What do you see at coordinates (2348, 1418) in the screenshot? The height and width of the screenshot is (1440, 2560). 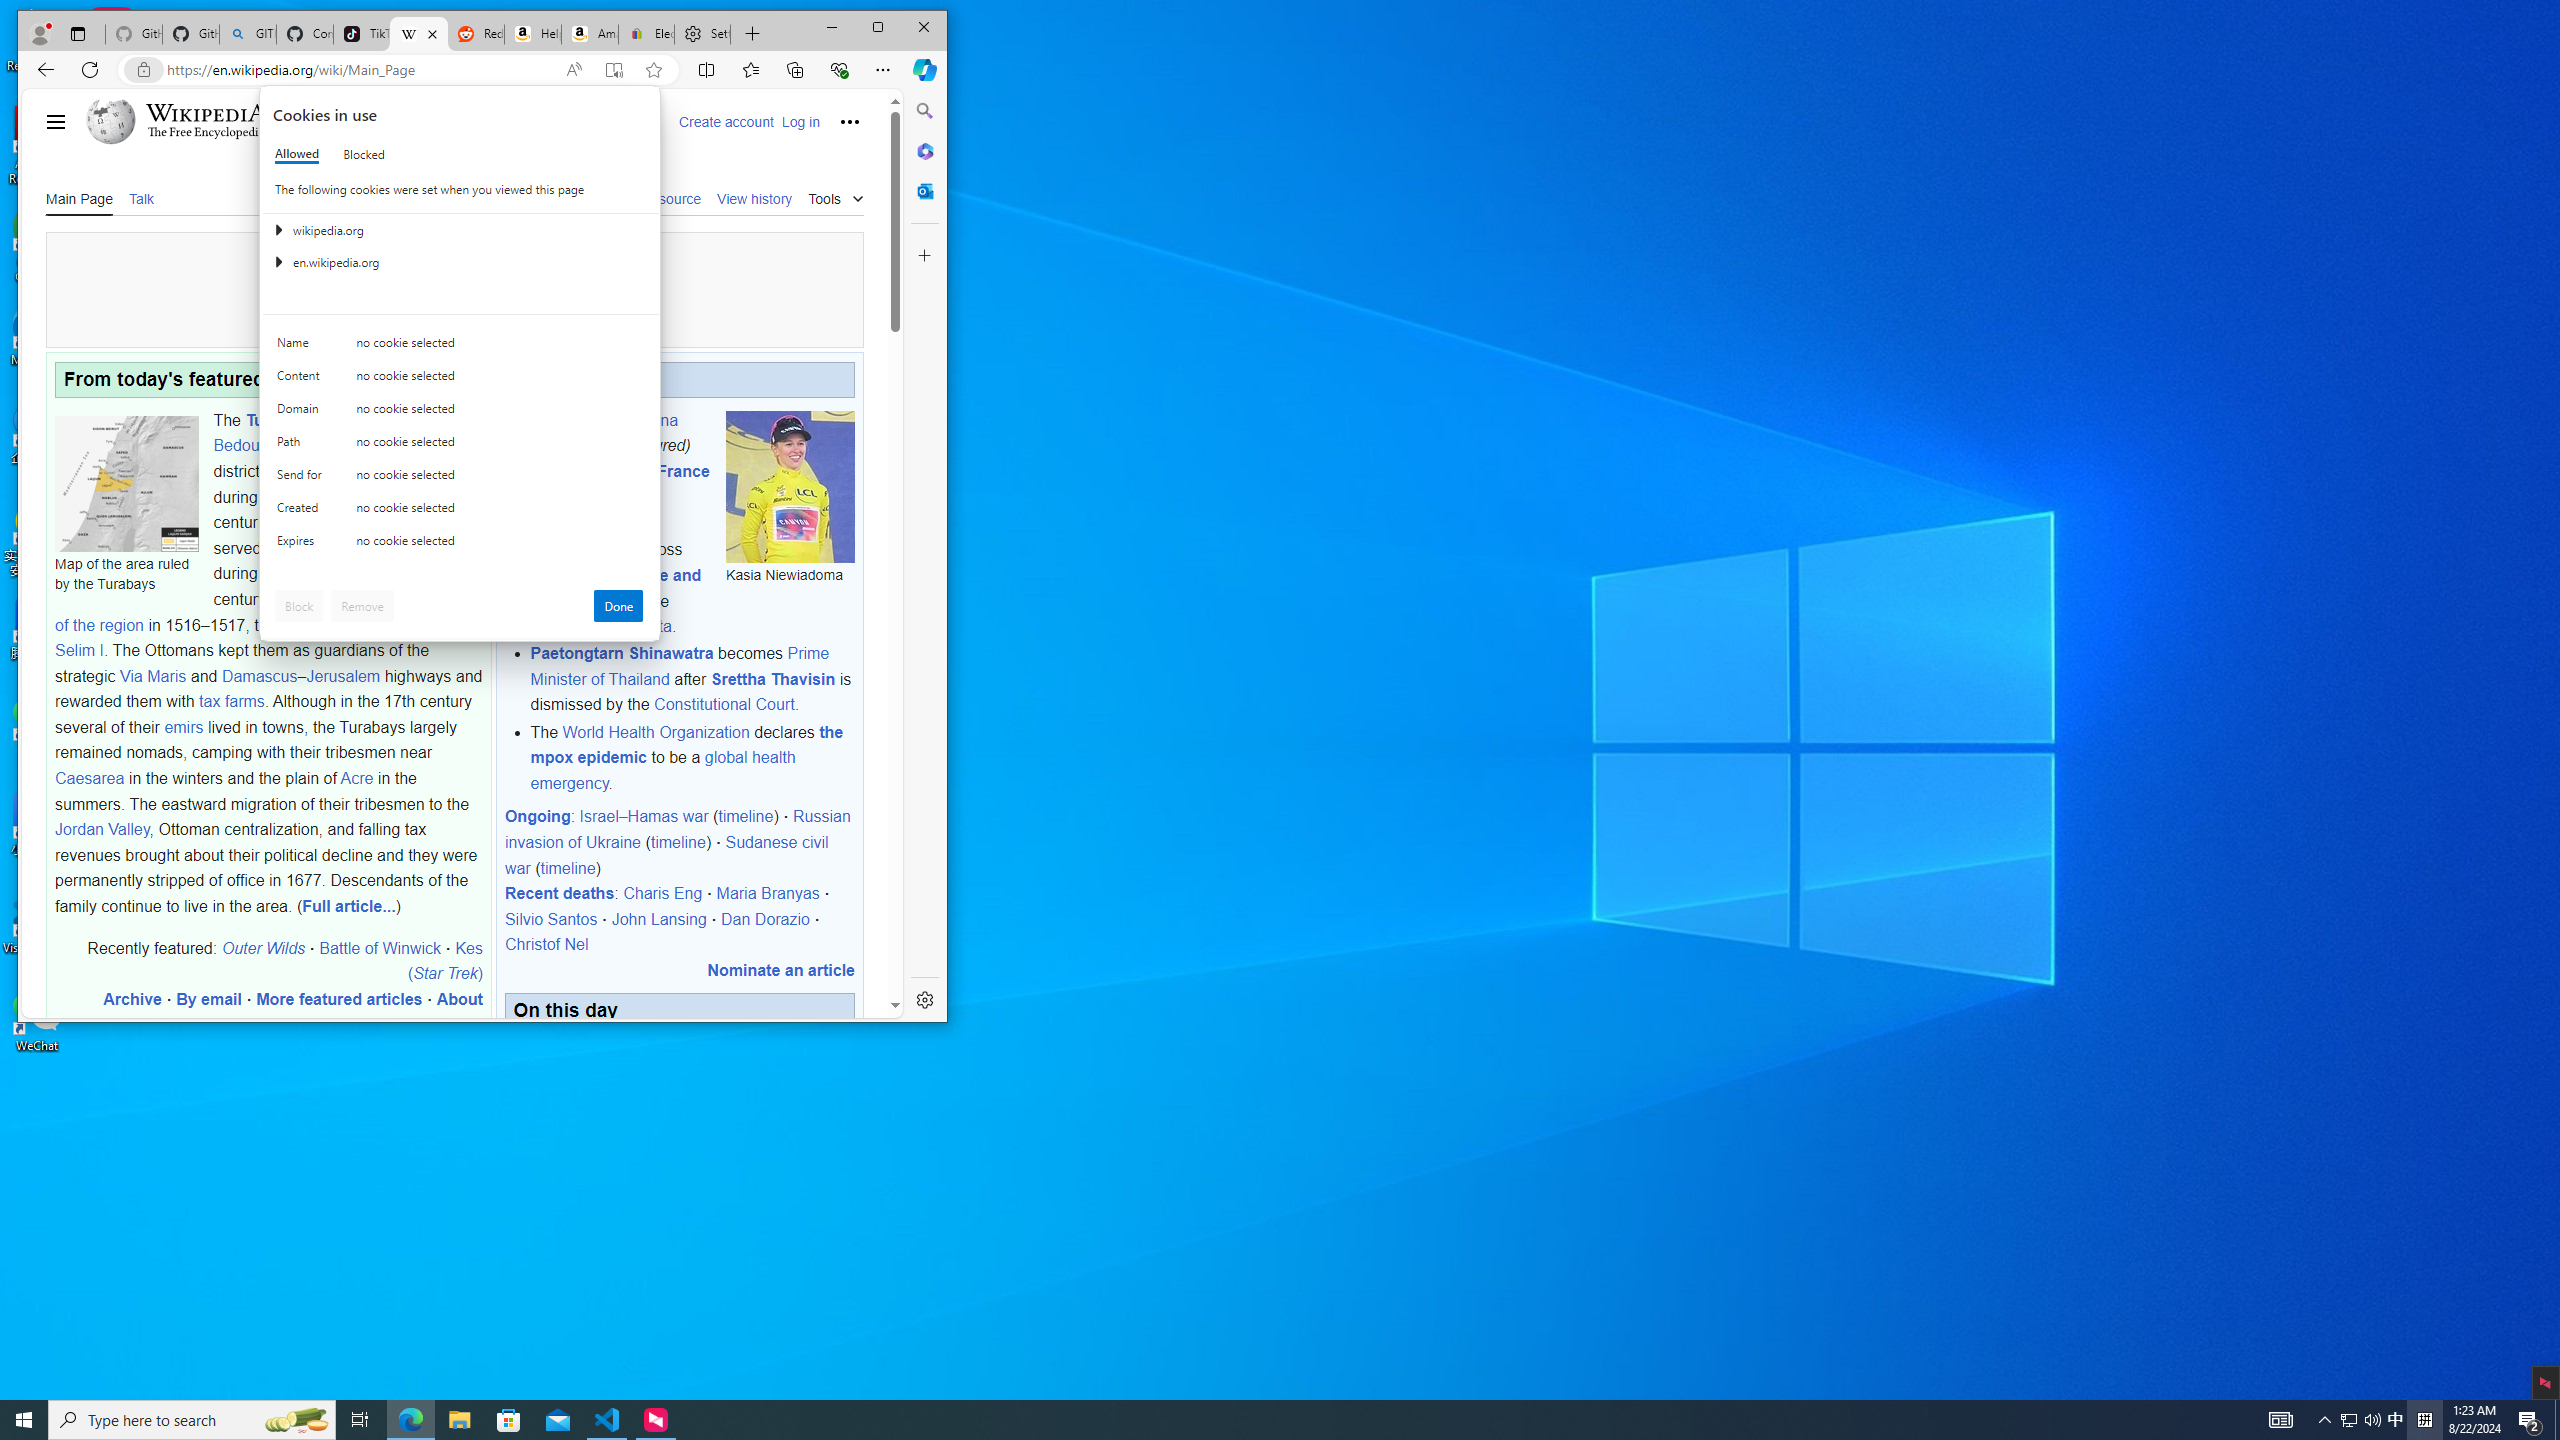 I see `'AutomationID: 4105'` at bounding box center [2348, 1418].